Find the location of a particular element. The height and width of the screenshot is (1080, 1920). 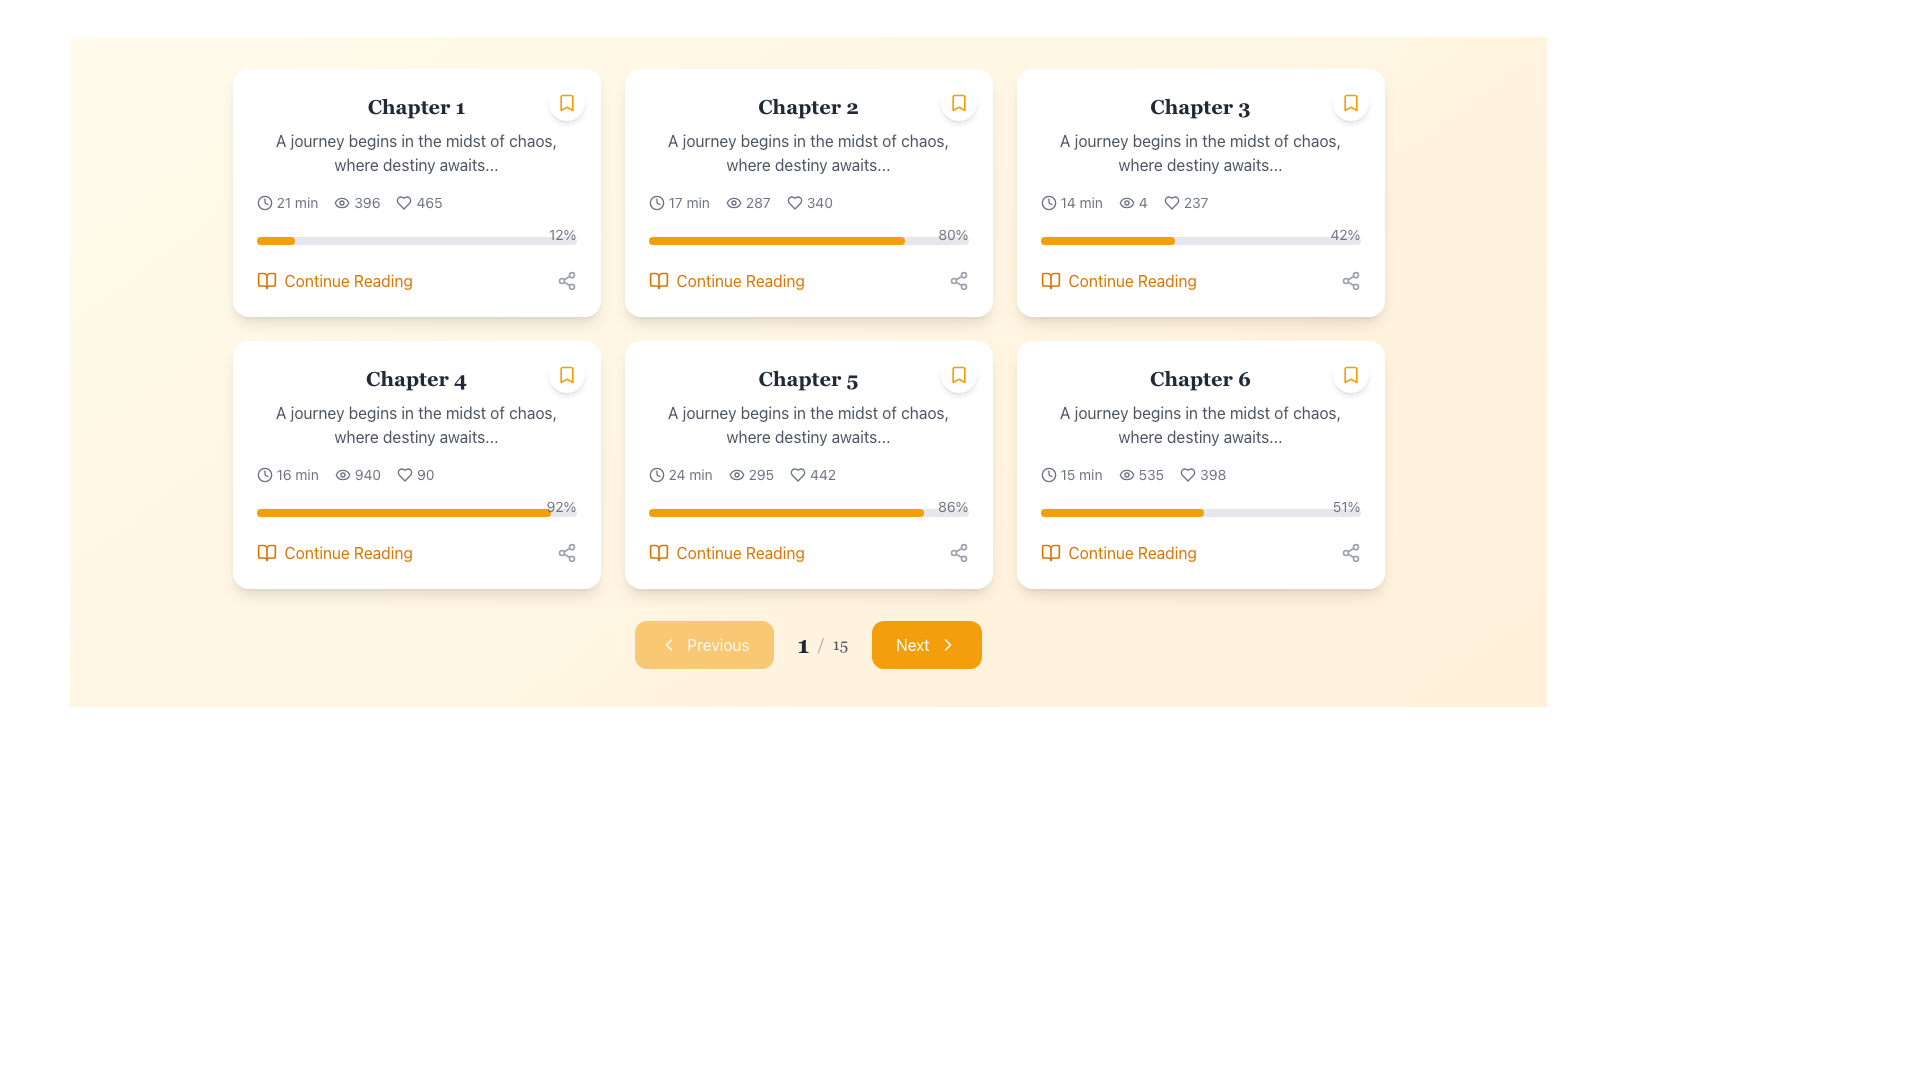

the progress indicator that visually represents 12% completion within the progress bar of Chapter 1, located at the top-left section of the layout is located at coordinates (274, 239).